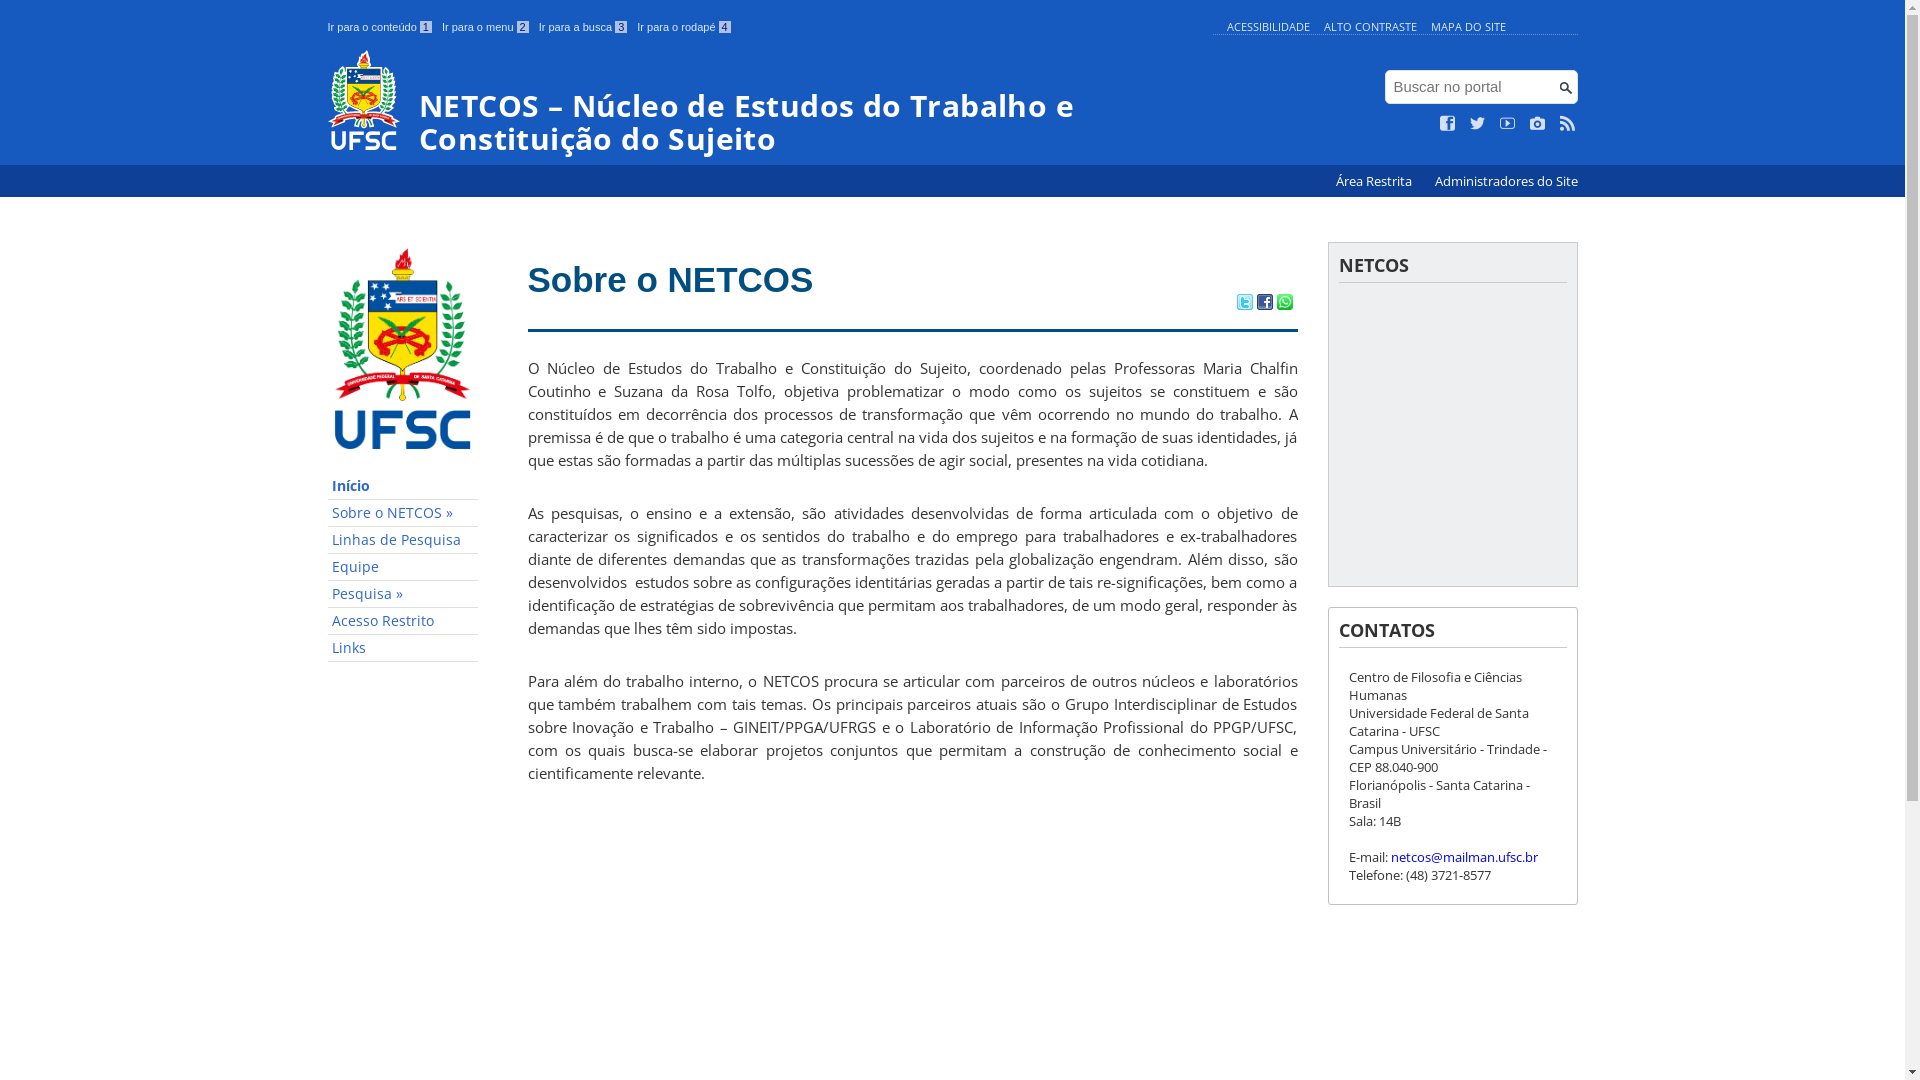 The width and height of the screenshot is (1920, 1080). Describe the element at coordinates (582, 27) in the screenshot. I see `'Ir para a busca 3'` at that location.